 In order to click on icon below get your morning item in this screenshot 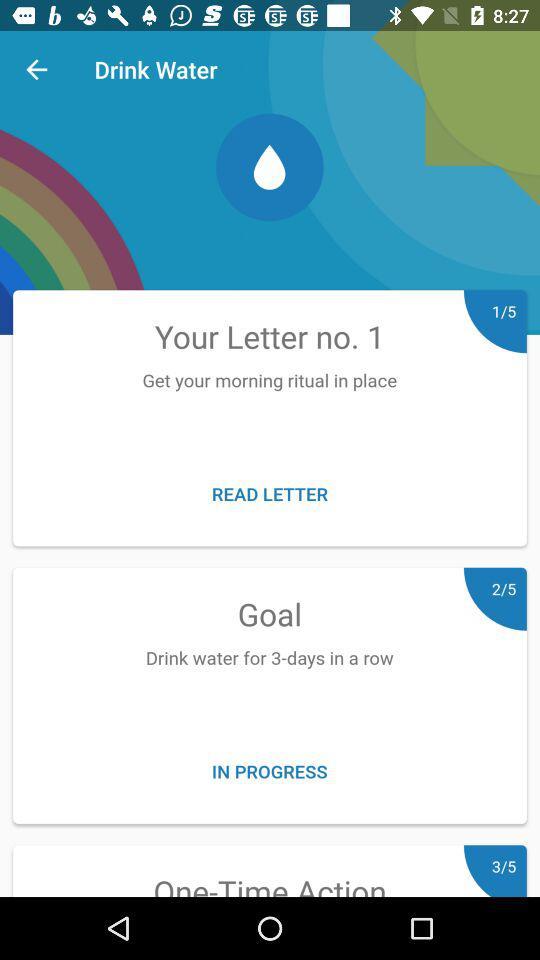, I will do `click(270, 492)`.